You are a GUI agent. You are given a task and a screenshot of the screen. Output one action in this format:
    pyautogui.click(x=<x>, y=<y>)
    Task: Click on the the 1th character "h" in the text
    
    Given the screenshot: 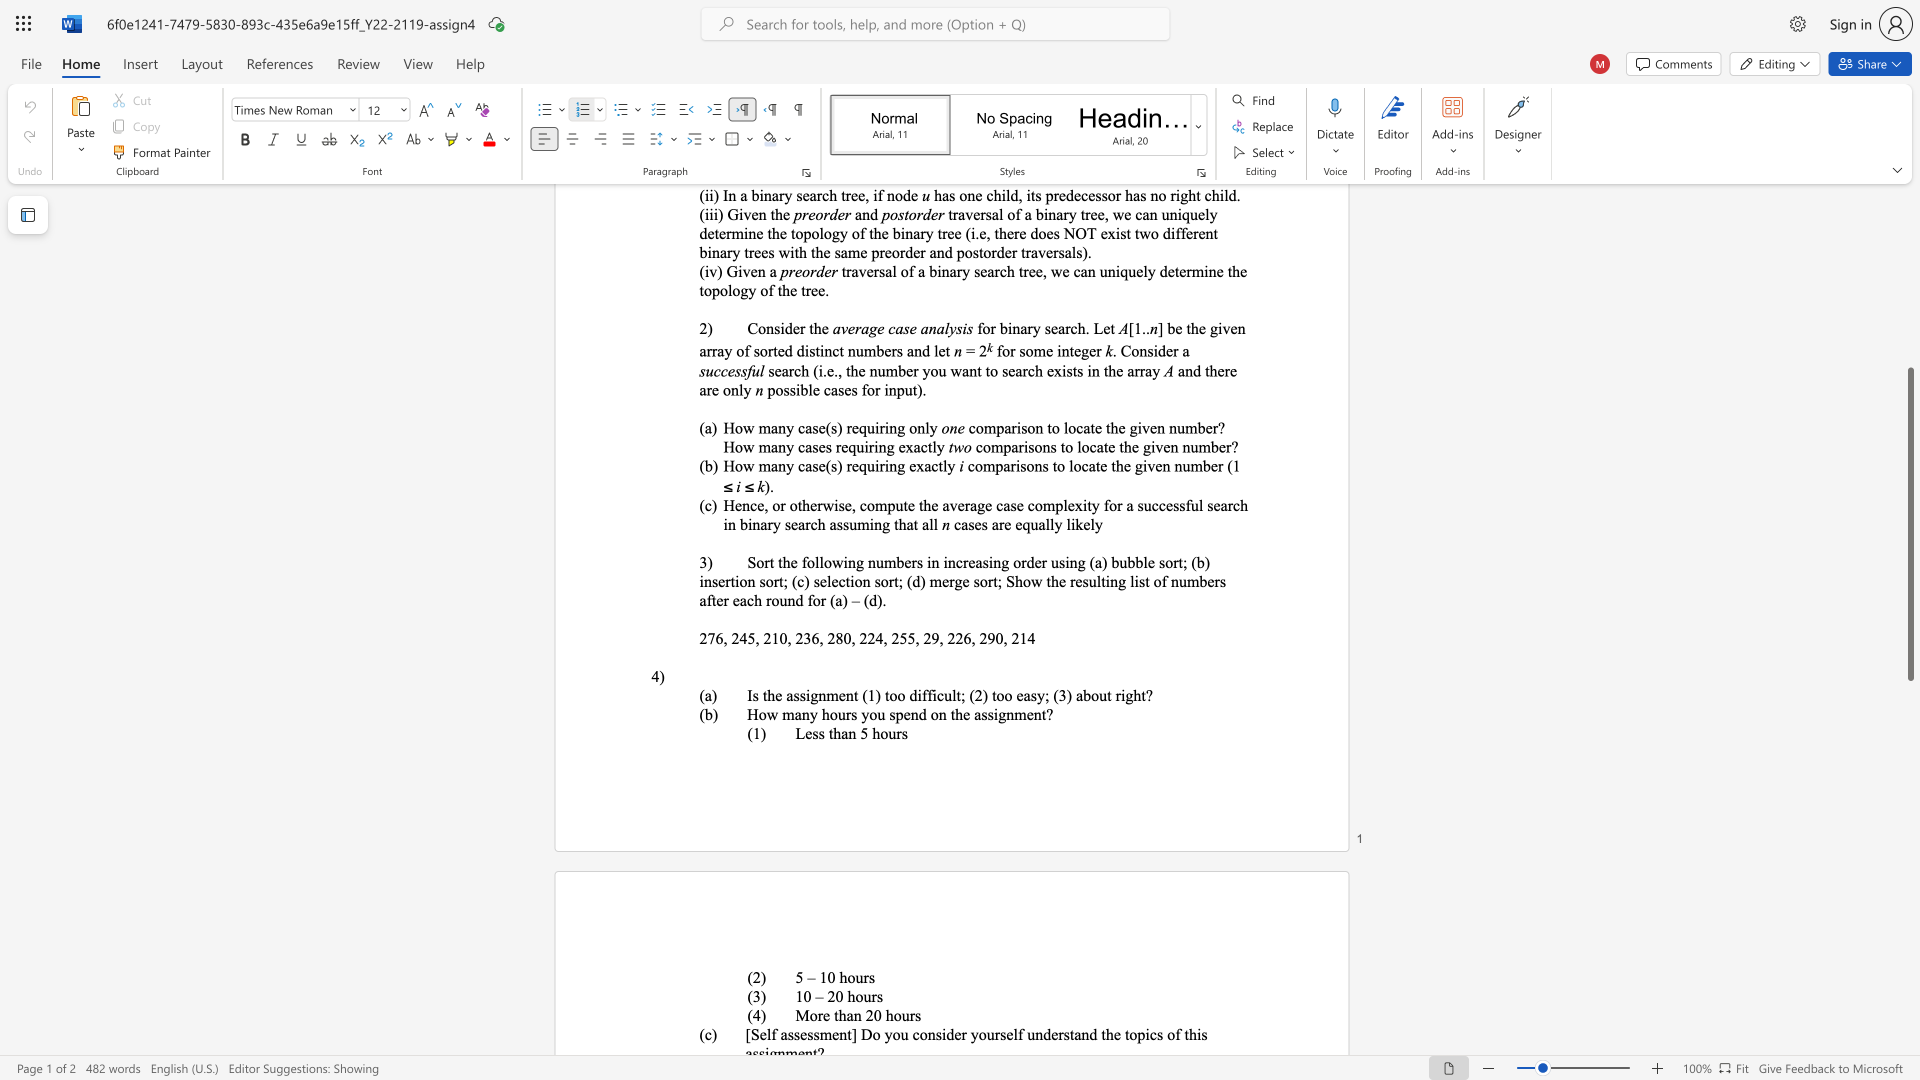 What is the action you would take?
    pyautogui.click(x=837, y=733)
    